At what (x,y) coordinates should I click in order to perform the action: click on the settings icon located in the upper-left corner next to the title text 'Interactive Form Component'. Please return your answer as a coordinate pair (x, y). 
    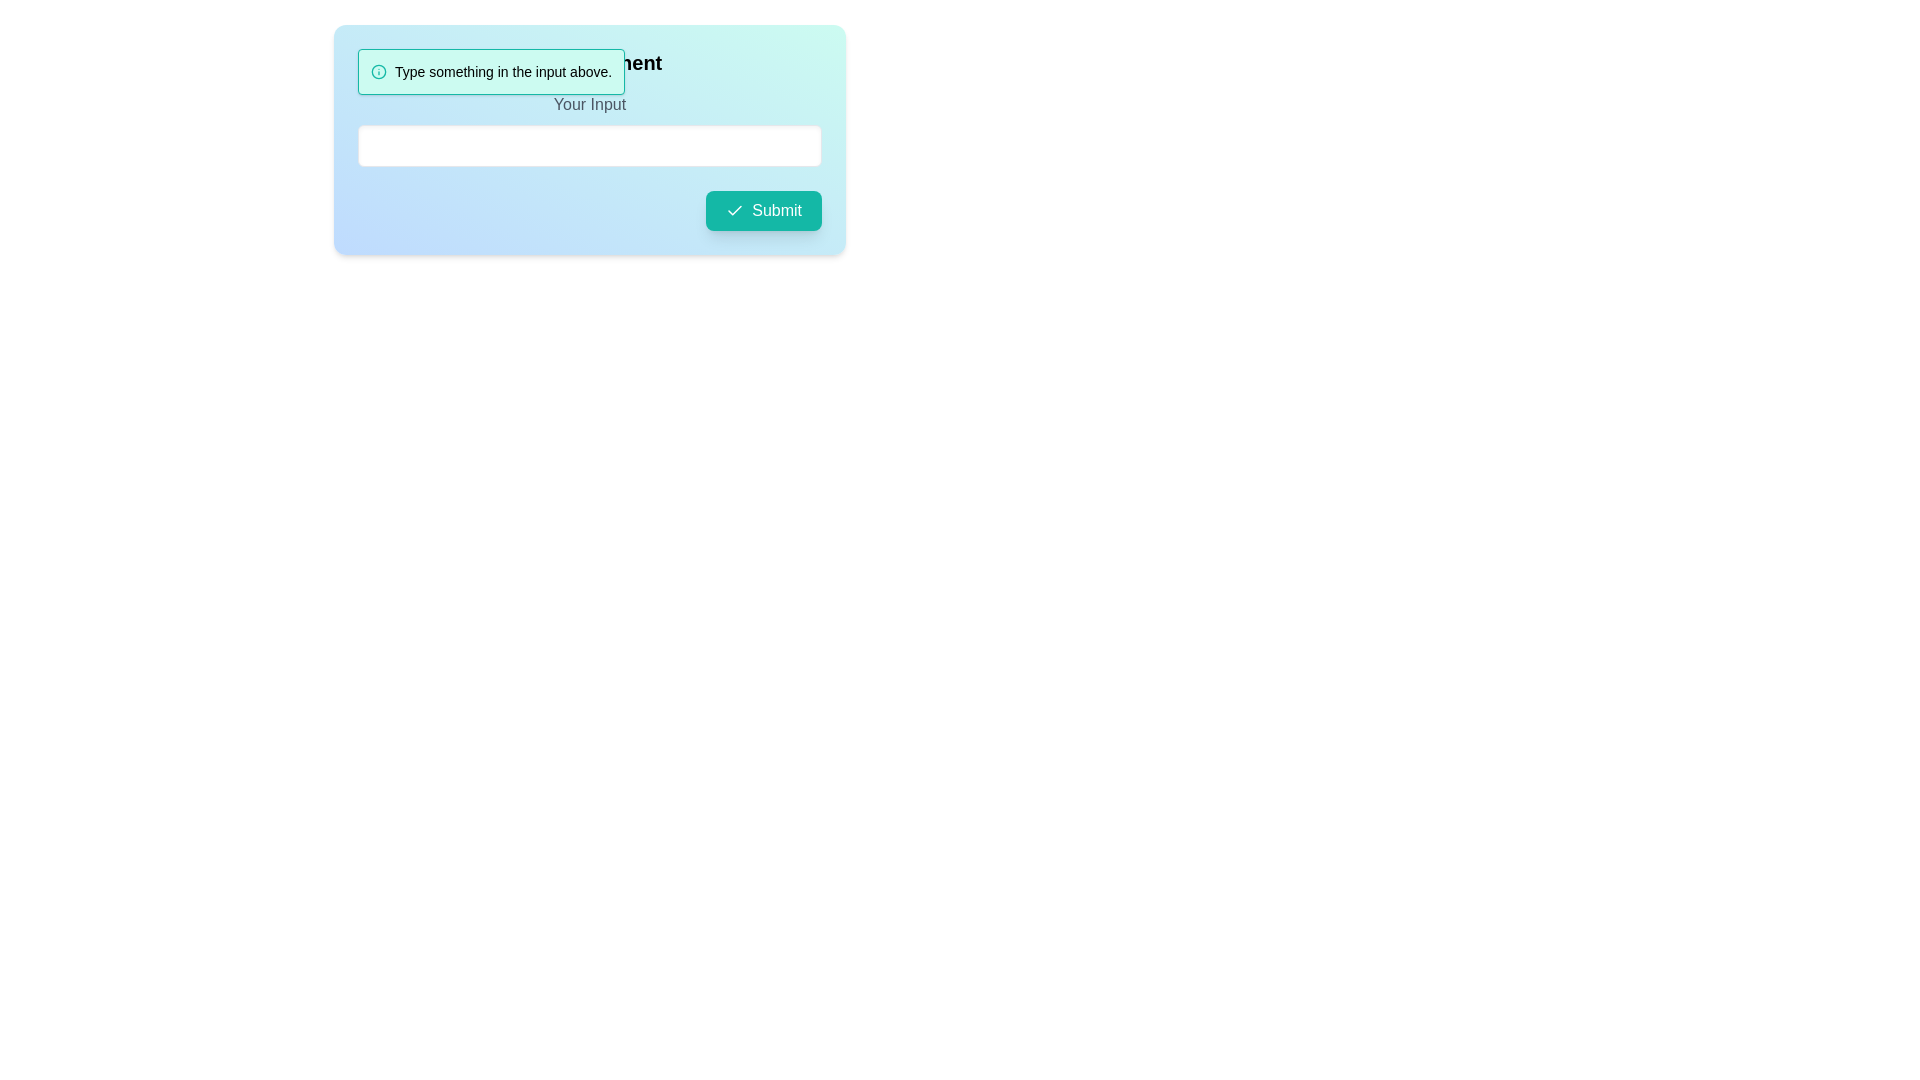
    Looking at the image, I should click on (369, 61).